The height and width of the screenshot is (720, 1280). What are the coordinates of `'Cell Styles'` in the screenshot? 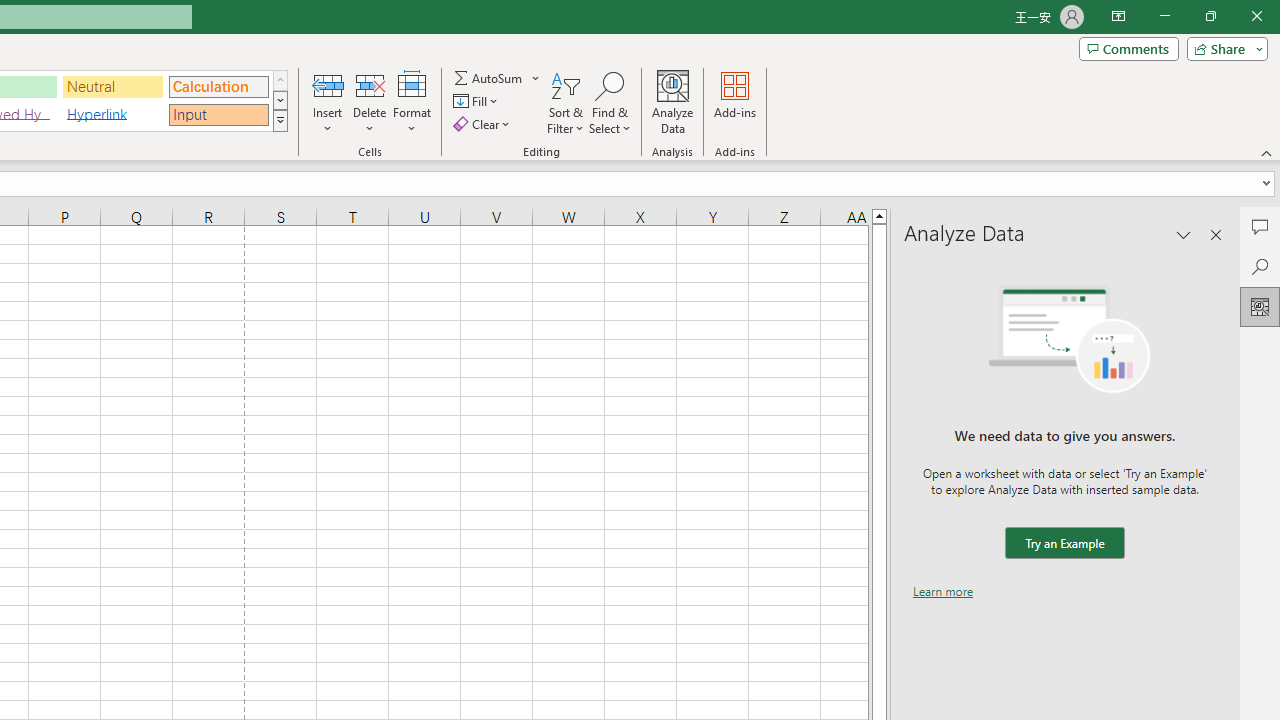 It's located at (279, 120).